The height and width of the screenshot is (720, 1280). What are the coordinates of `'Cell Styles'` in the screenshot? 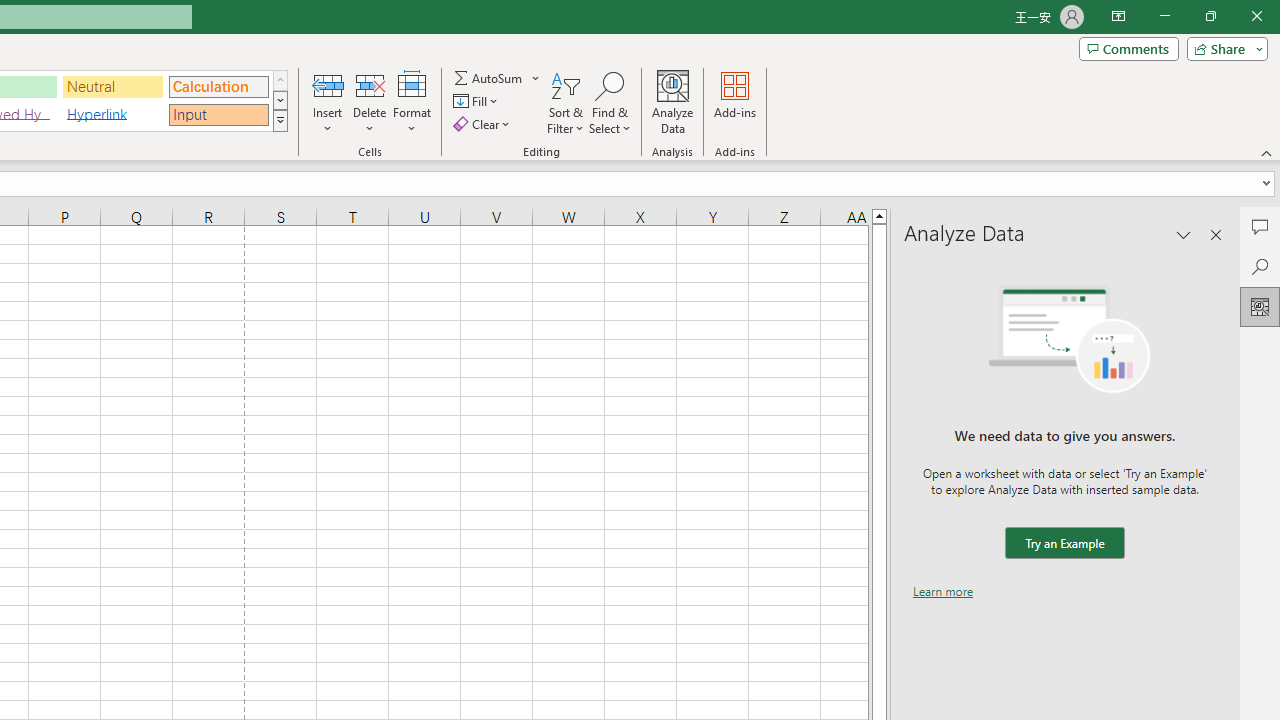 It's located at (279, 120).